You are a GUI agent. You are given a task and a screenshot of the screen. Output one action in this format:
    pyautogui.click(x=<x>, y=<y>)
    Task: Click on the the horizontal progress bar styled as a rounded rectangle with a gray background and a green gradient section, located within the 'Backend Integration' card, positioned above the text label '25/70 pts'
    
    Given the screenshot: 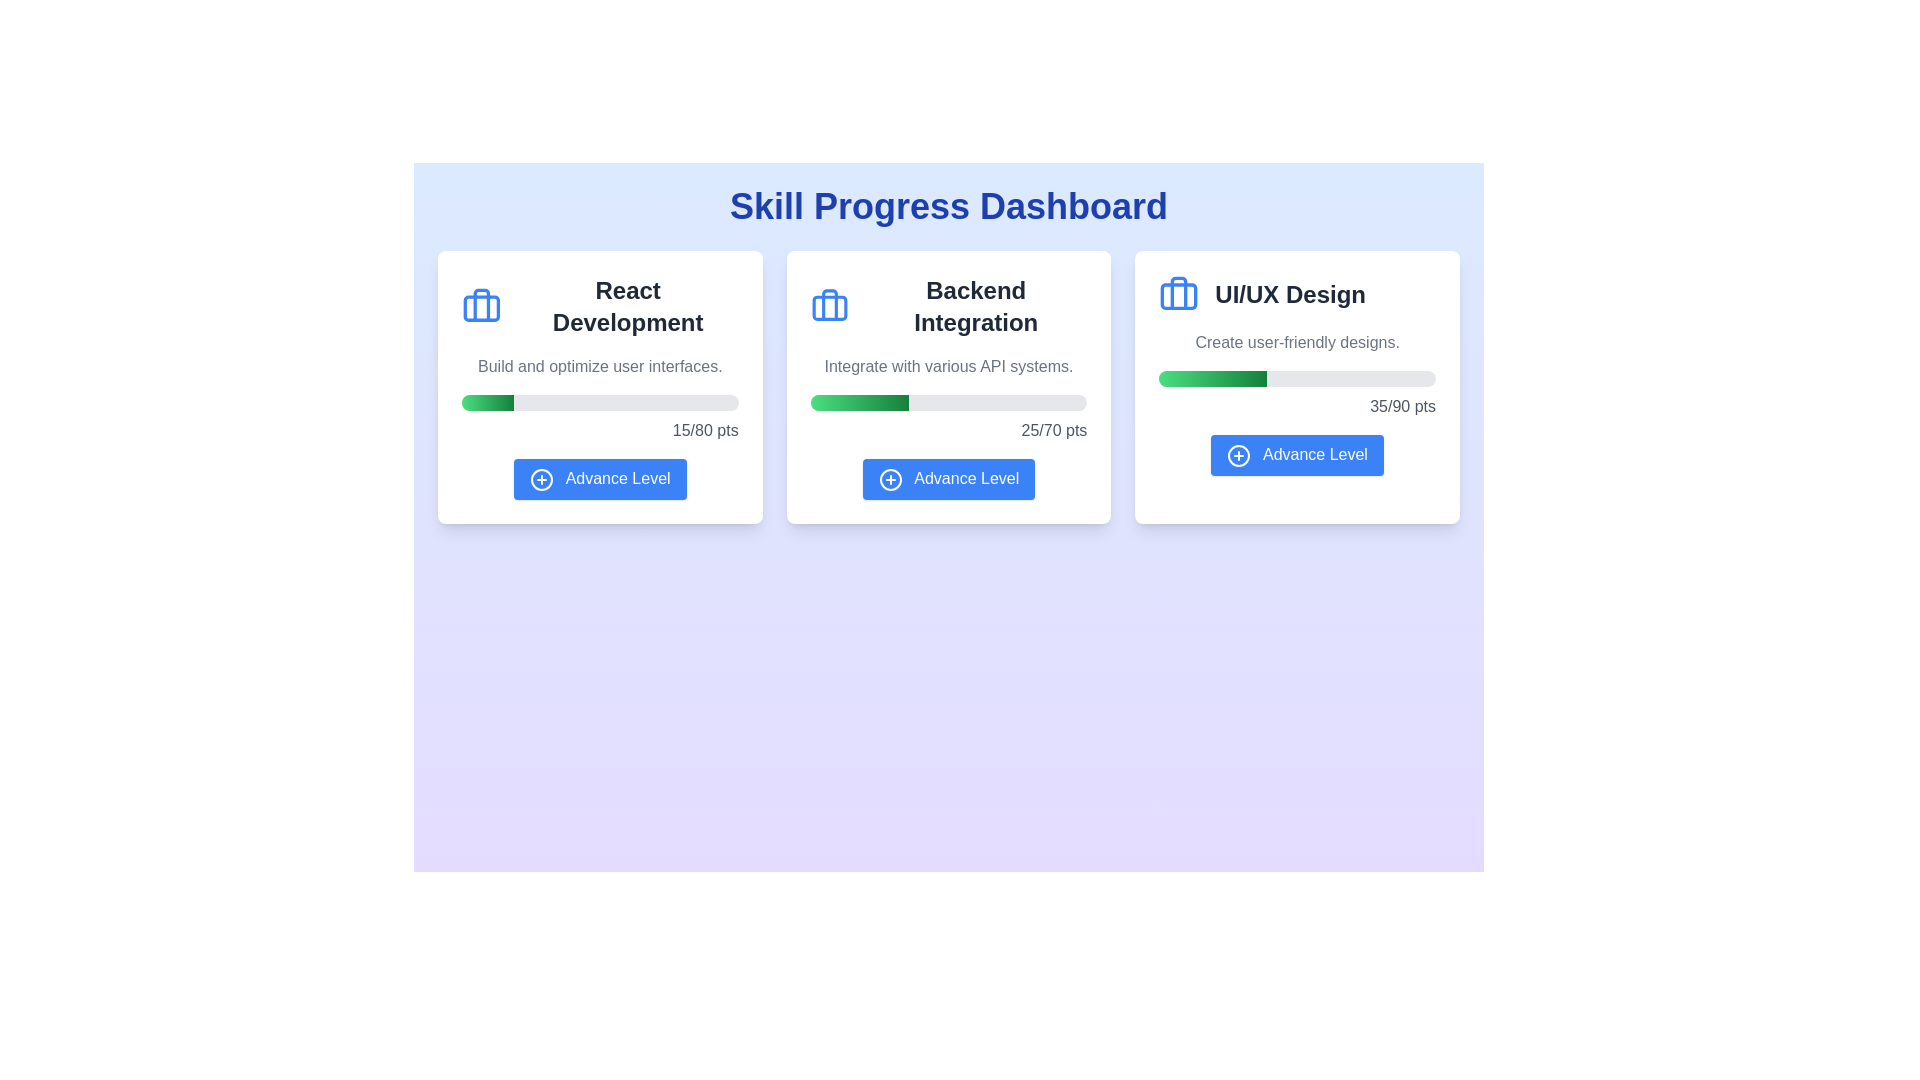 What is the action you would take?
    pyautogui.click(x=948, y=402)
    